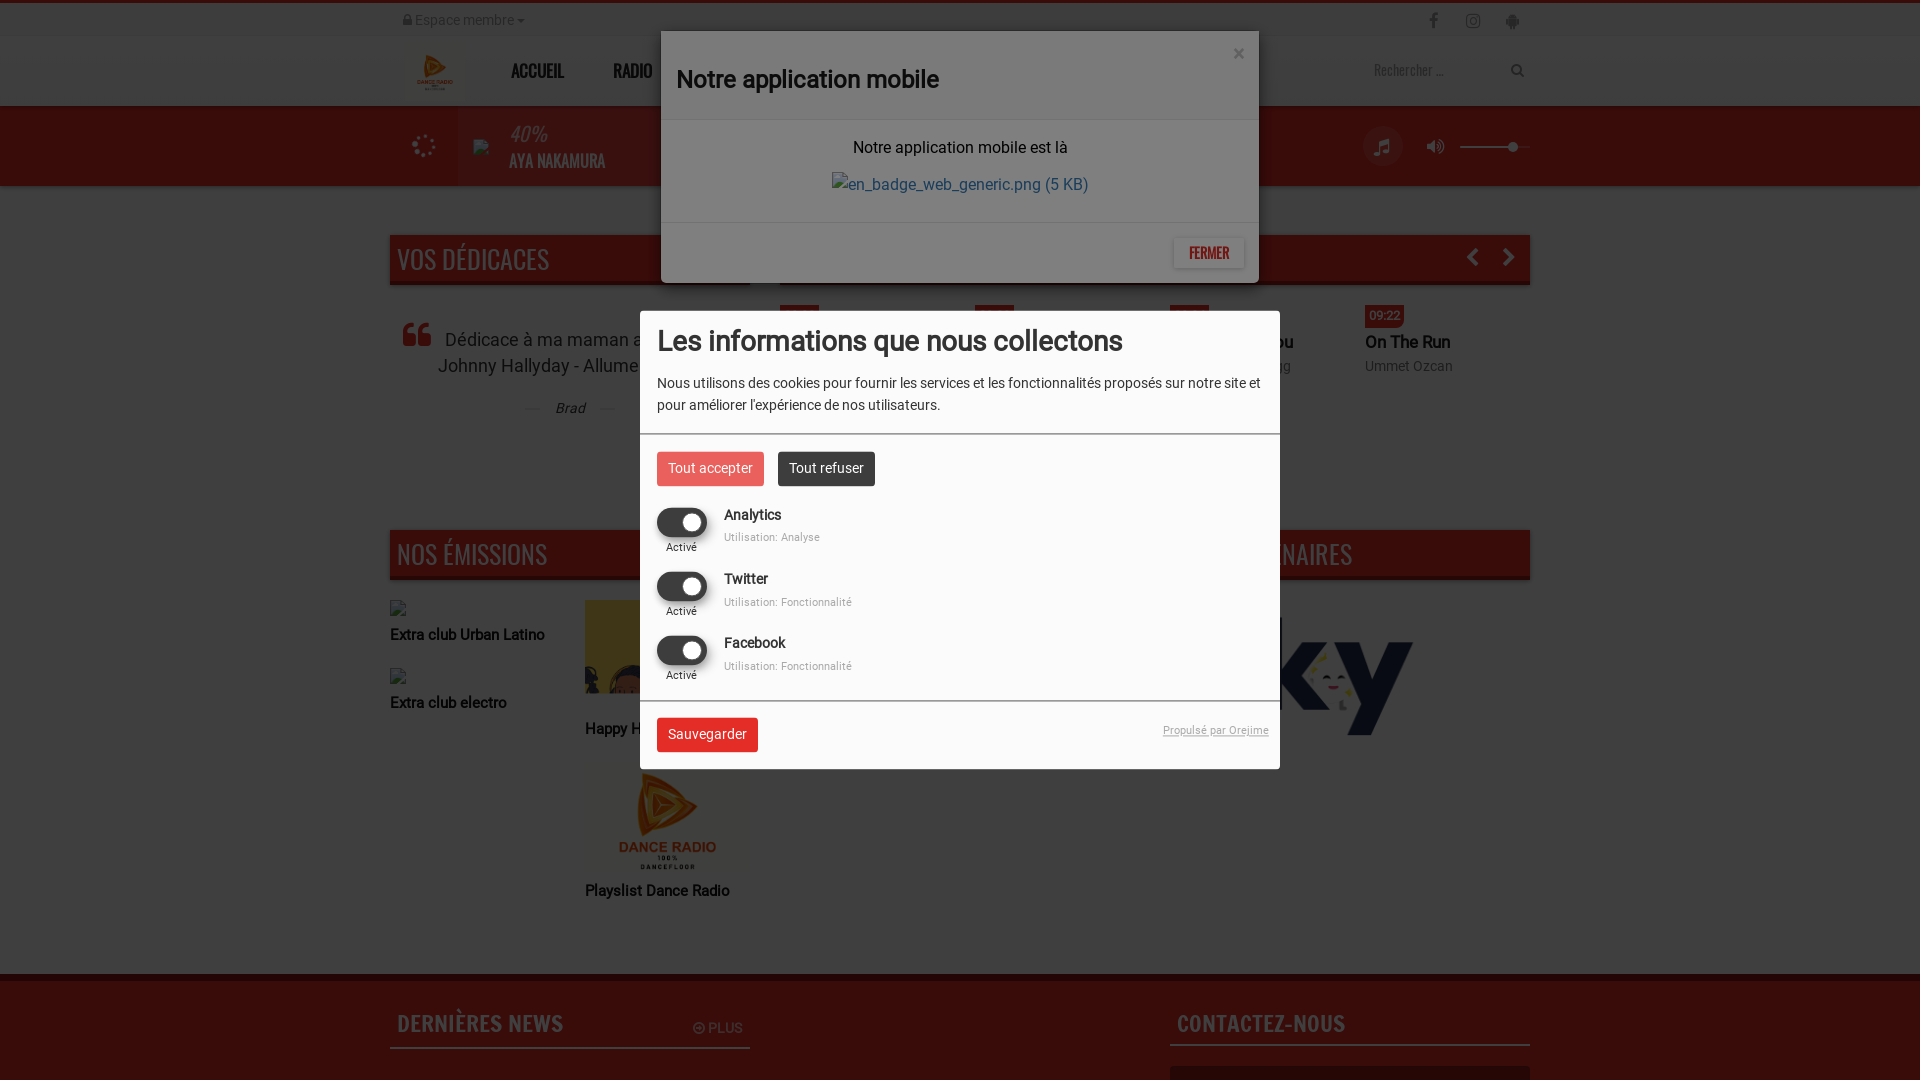  Describe the element at coordinates (667, 729) in the screenshot. I see `'Happy Hours Show'` at that location.